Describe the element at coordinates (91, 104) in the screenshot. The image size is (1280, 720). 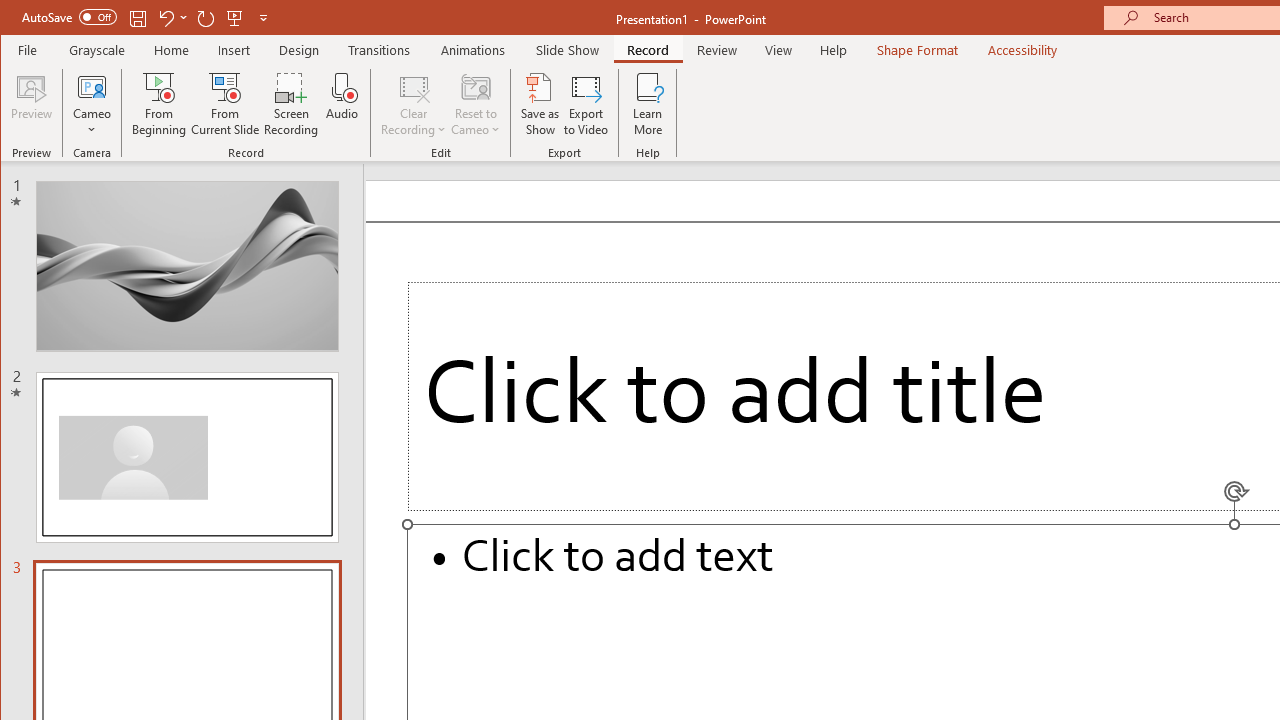
I see `'Cameo'` at that location.